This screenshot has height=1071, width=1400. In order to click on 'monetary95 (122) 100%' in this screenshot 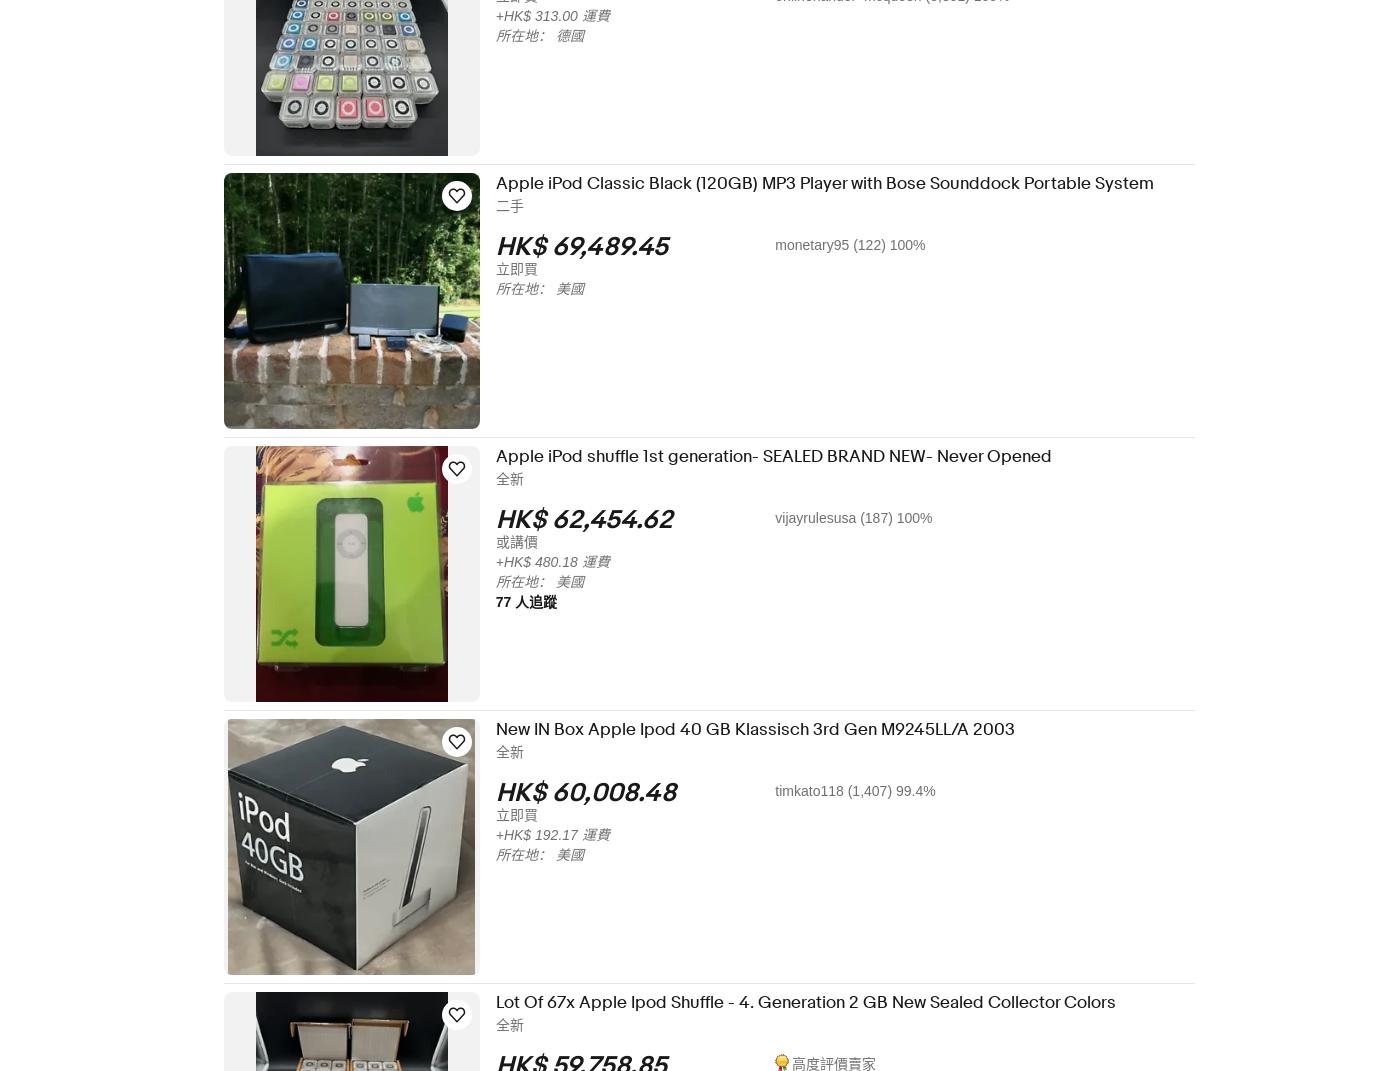, I will do `click(862, 245)`.